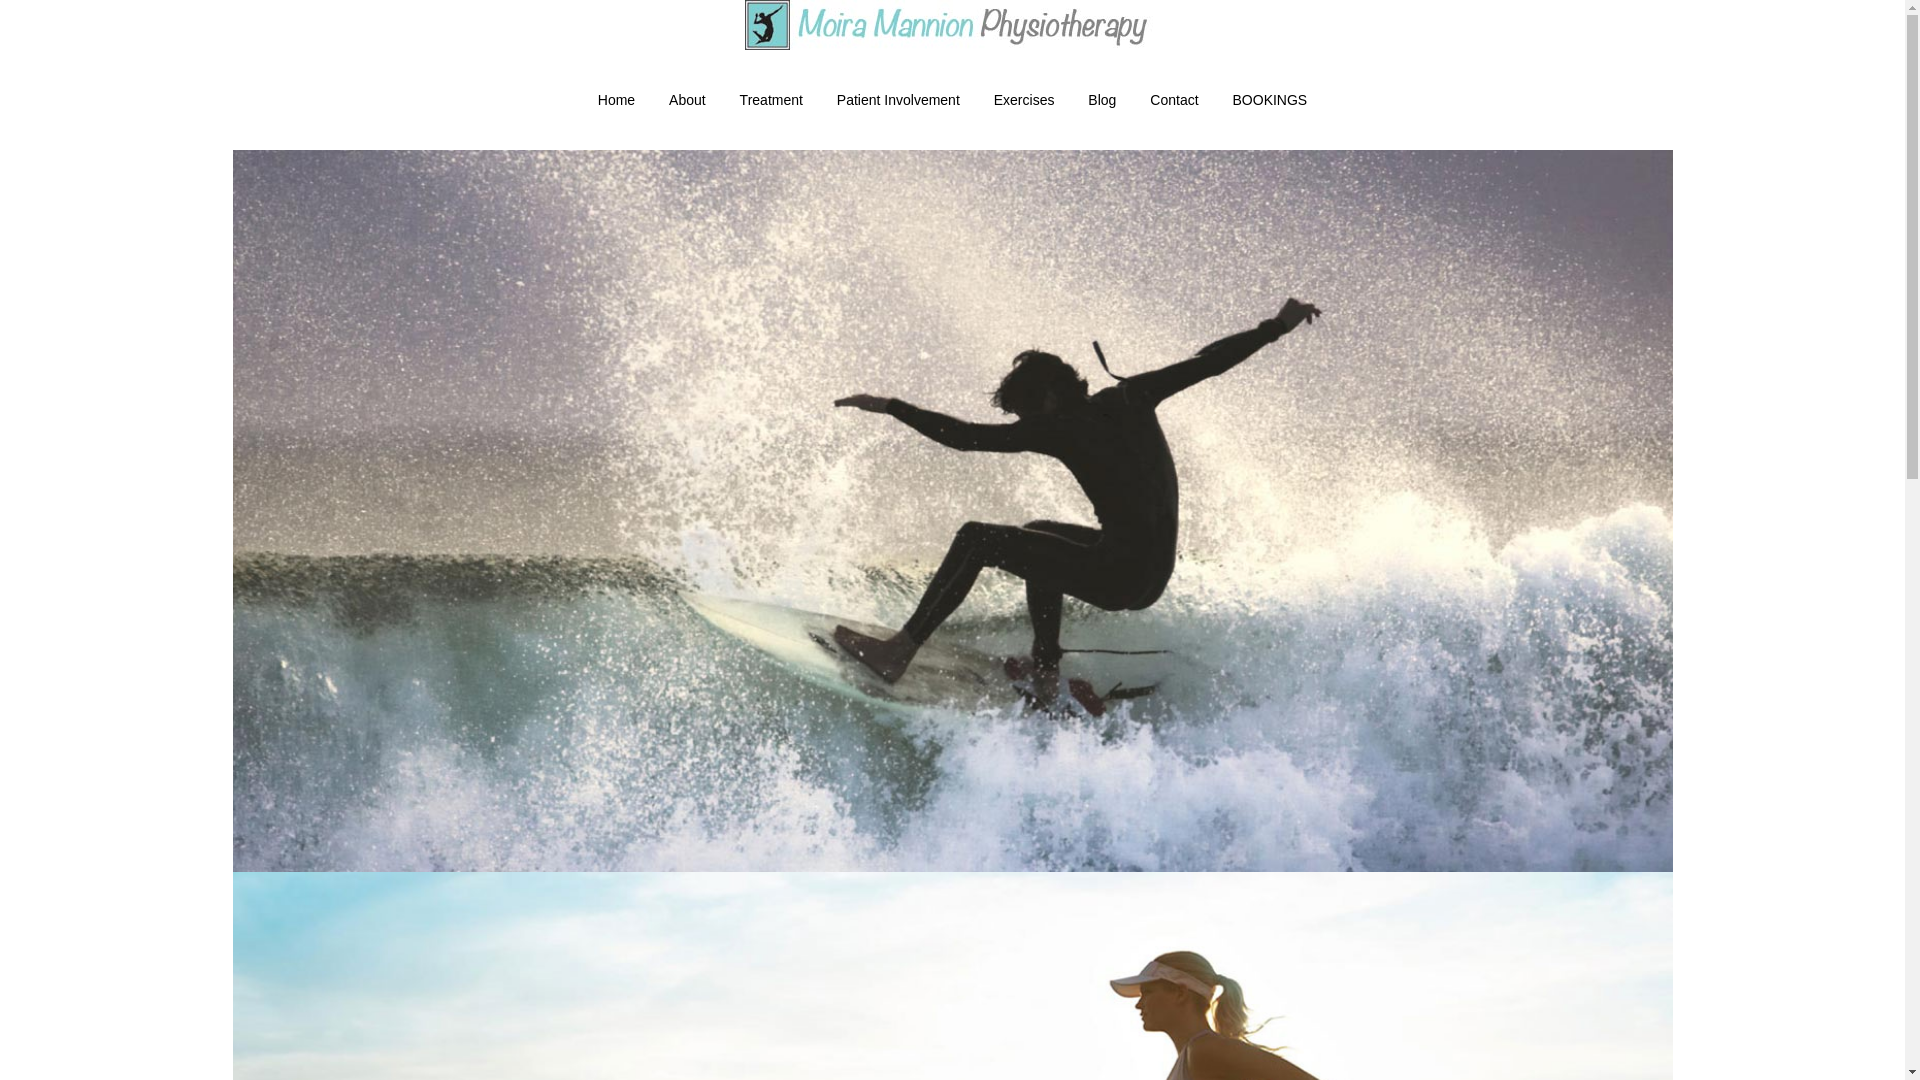 The height and width of the screenshot is (1080, 1920). I want to click on 'Treatment', so click(770, 100).